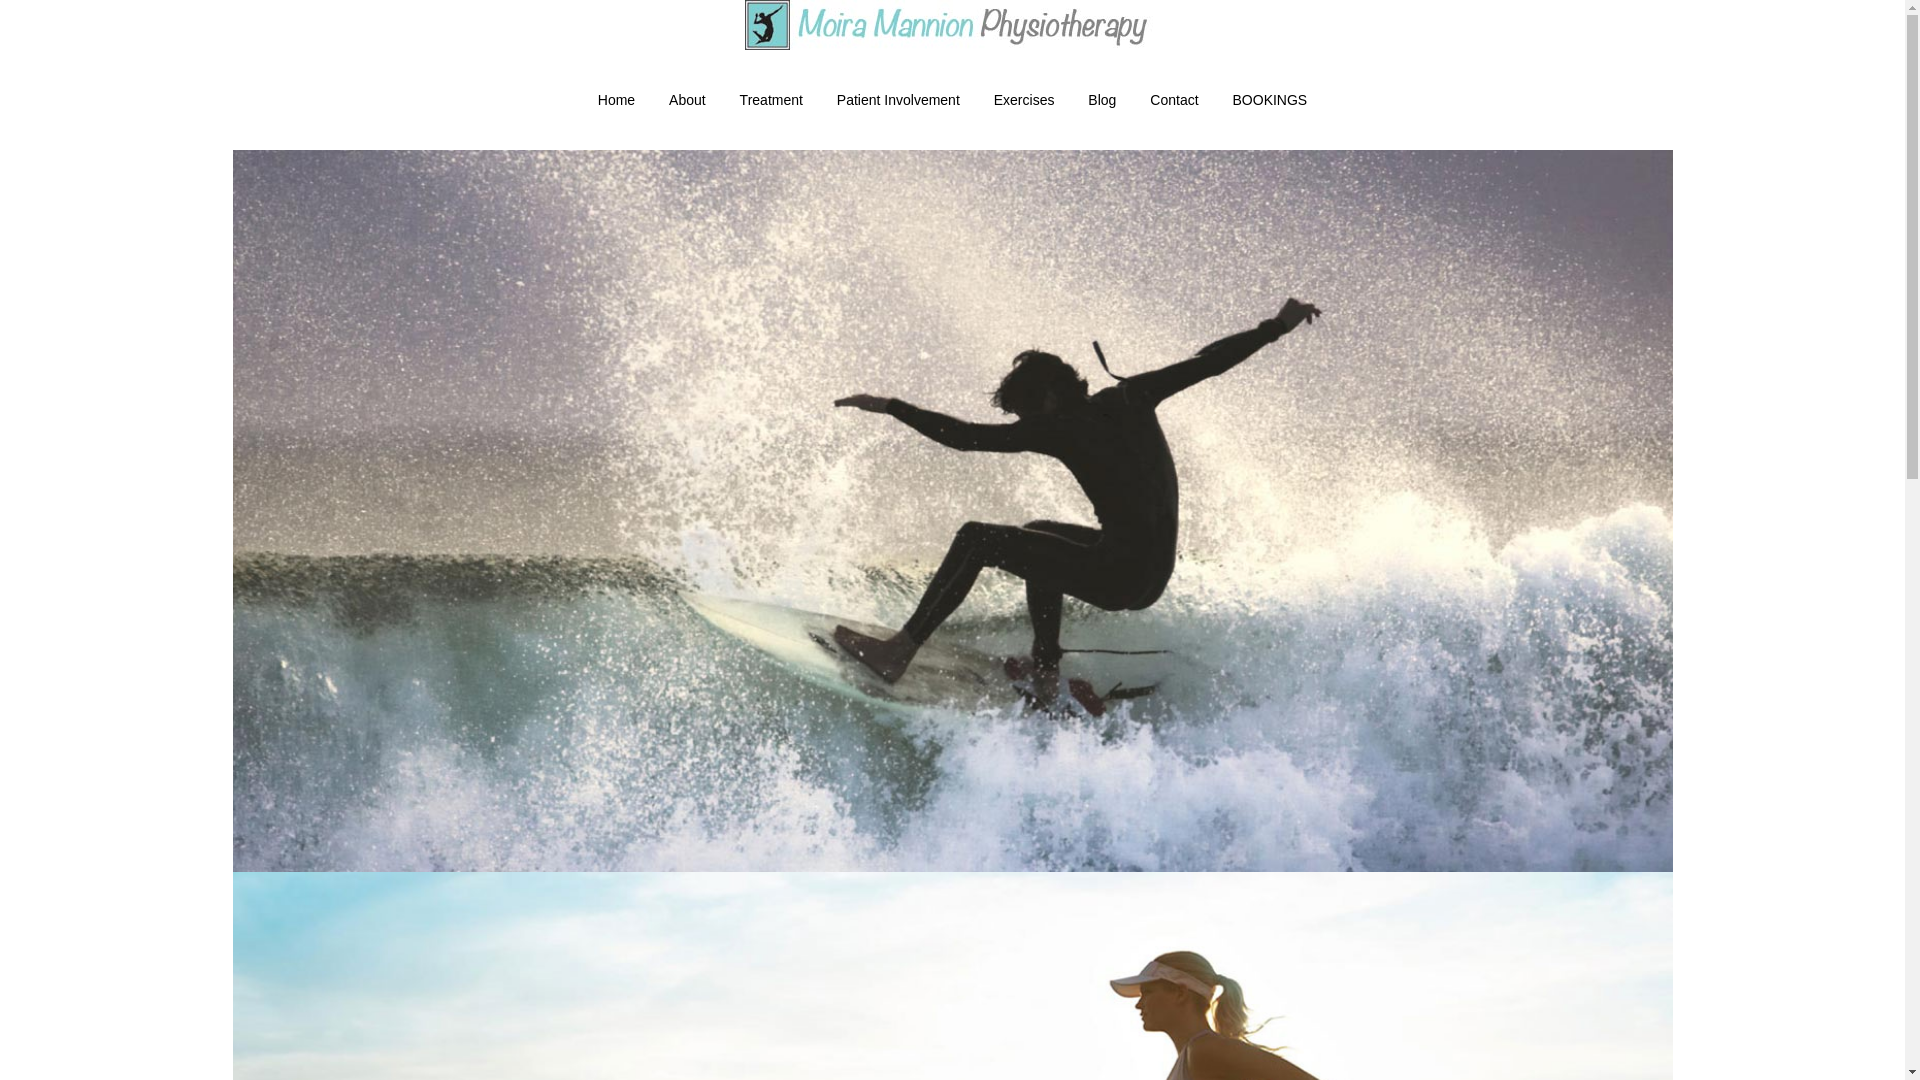 The height and width of the screenshot is (1080, 1920). I want to click on 'Treatment', so click(770, 100).